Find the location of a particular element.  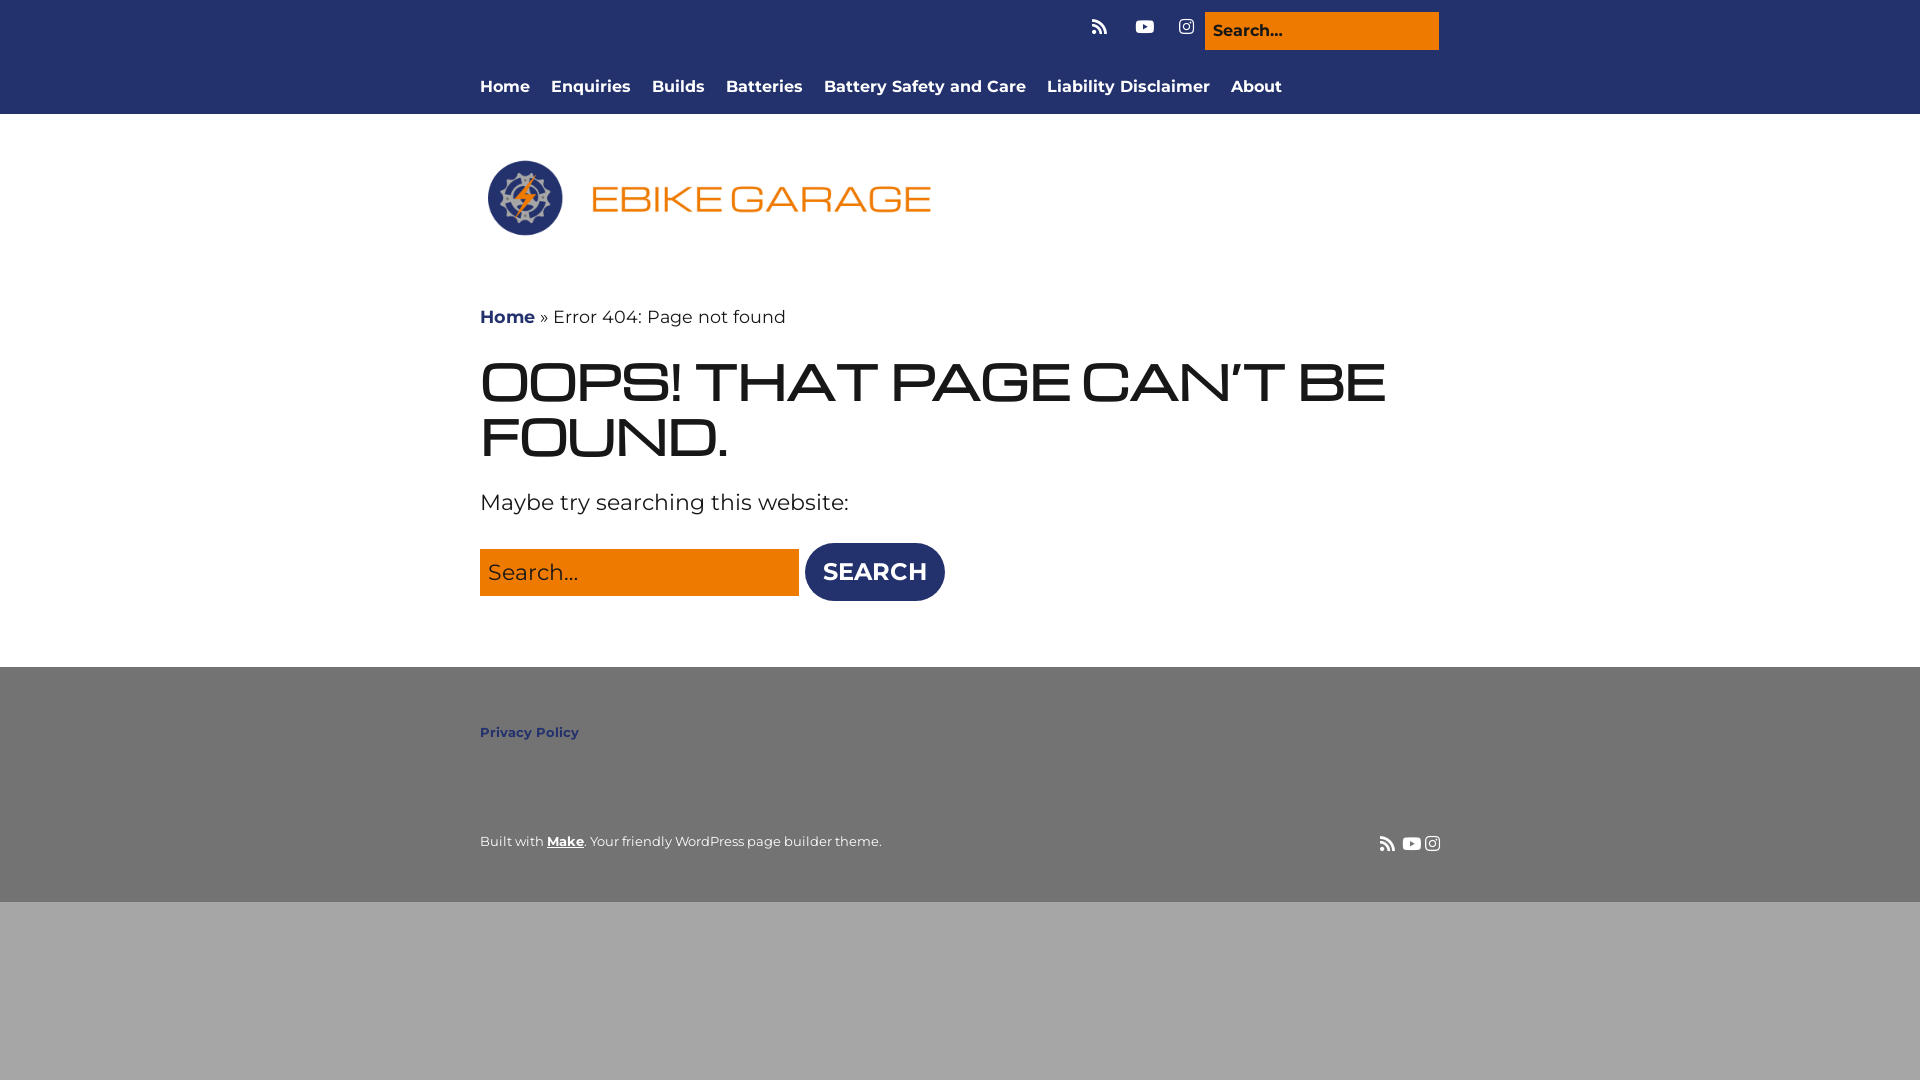

'Builds' is located at coordinates (678, 86).